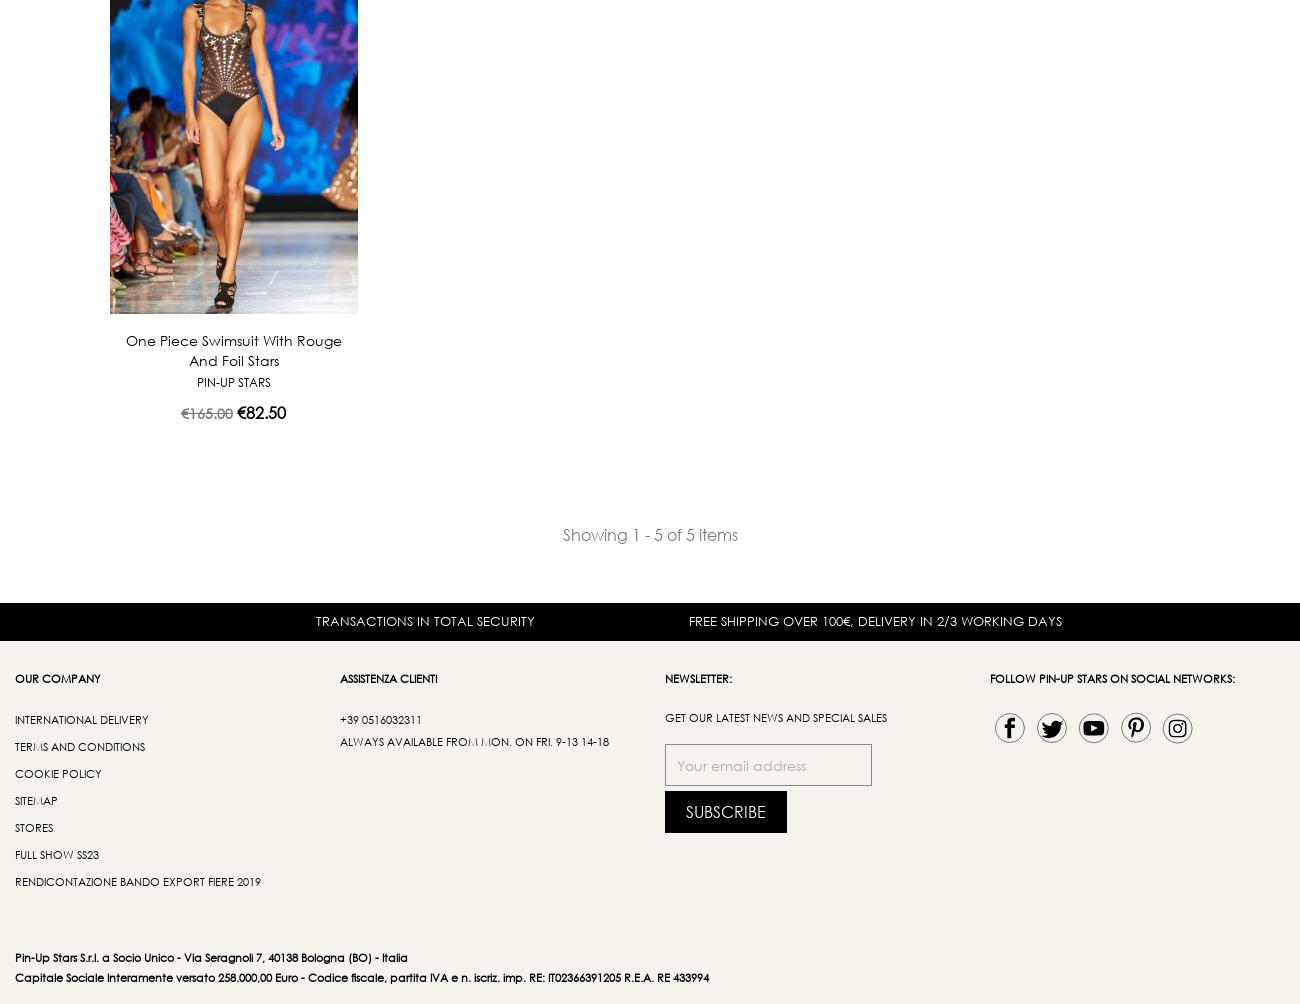 The height and width of the screenshot is (1004, 1300). Describe the element at coordinates (35, 800) in the screenshot. I see `'Sitemap'` at that location.